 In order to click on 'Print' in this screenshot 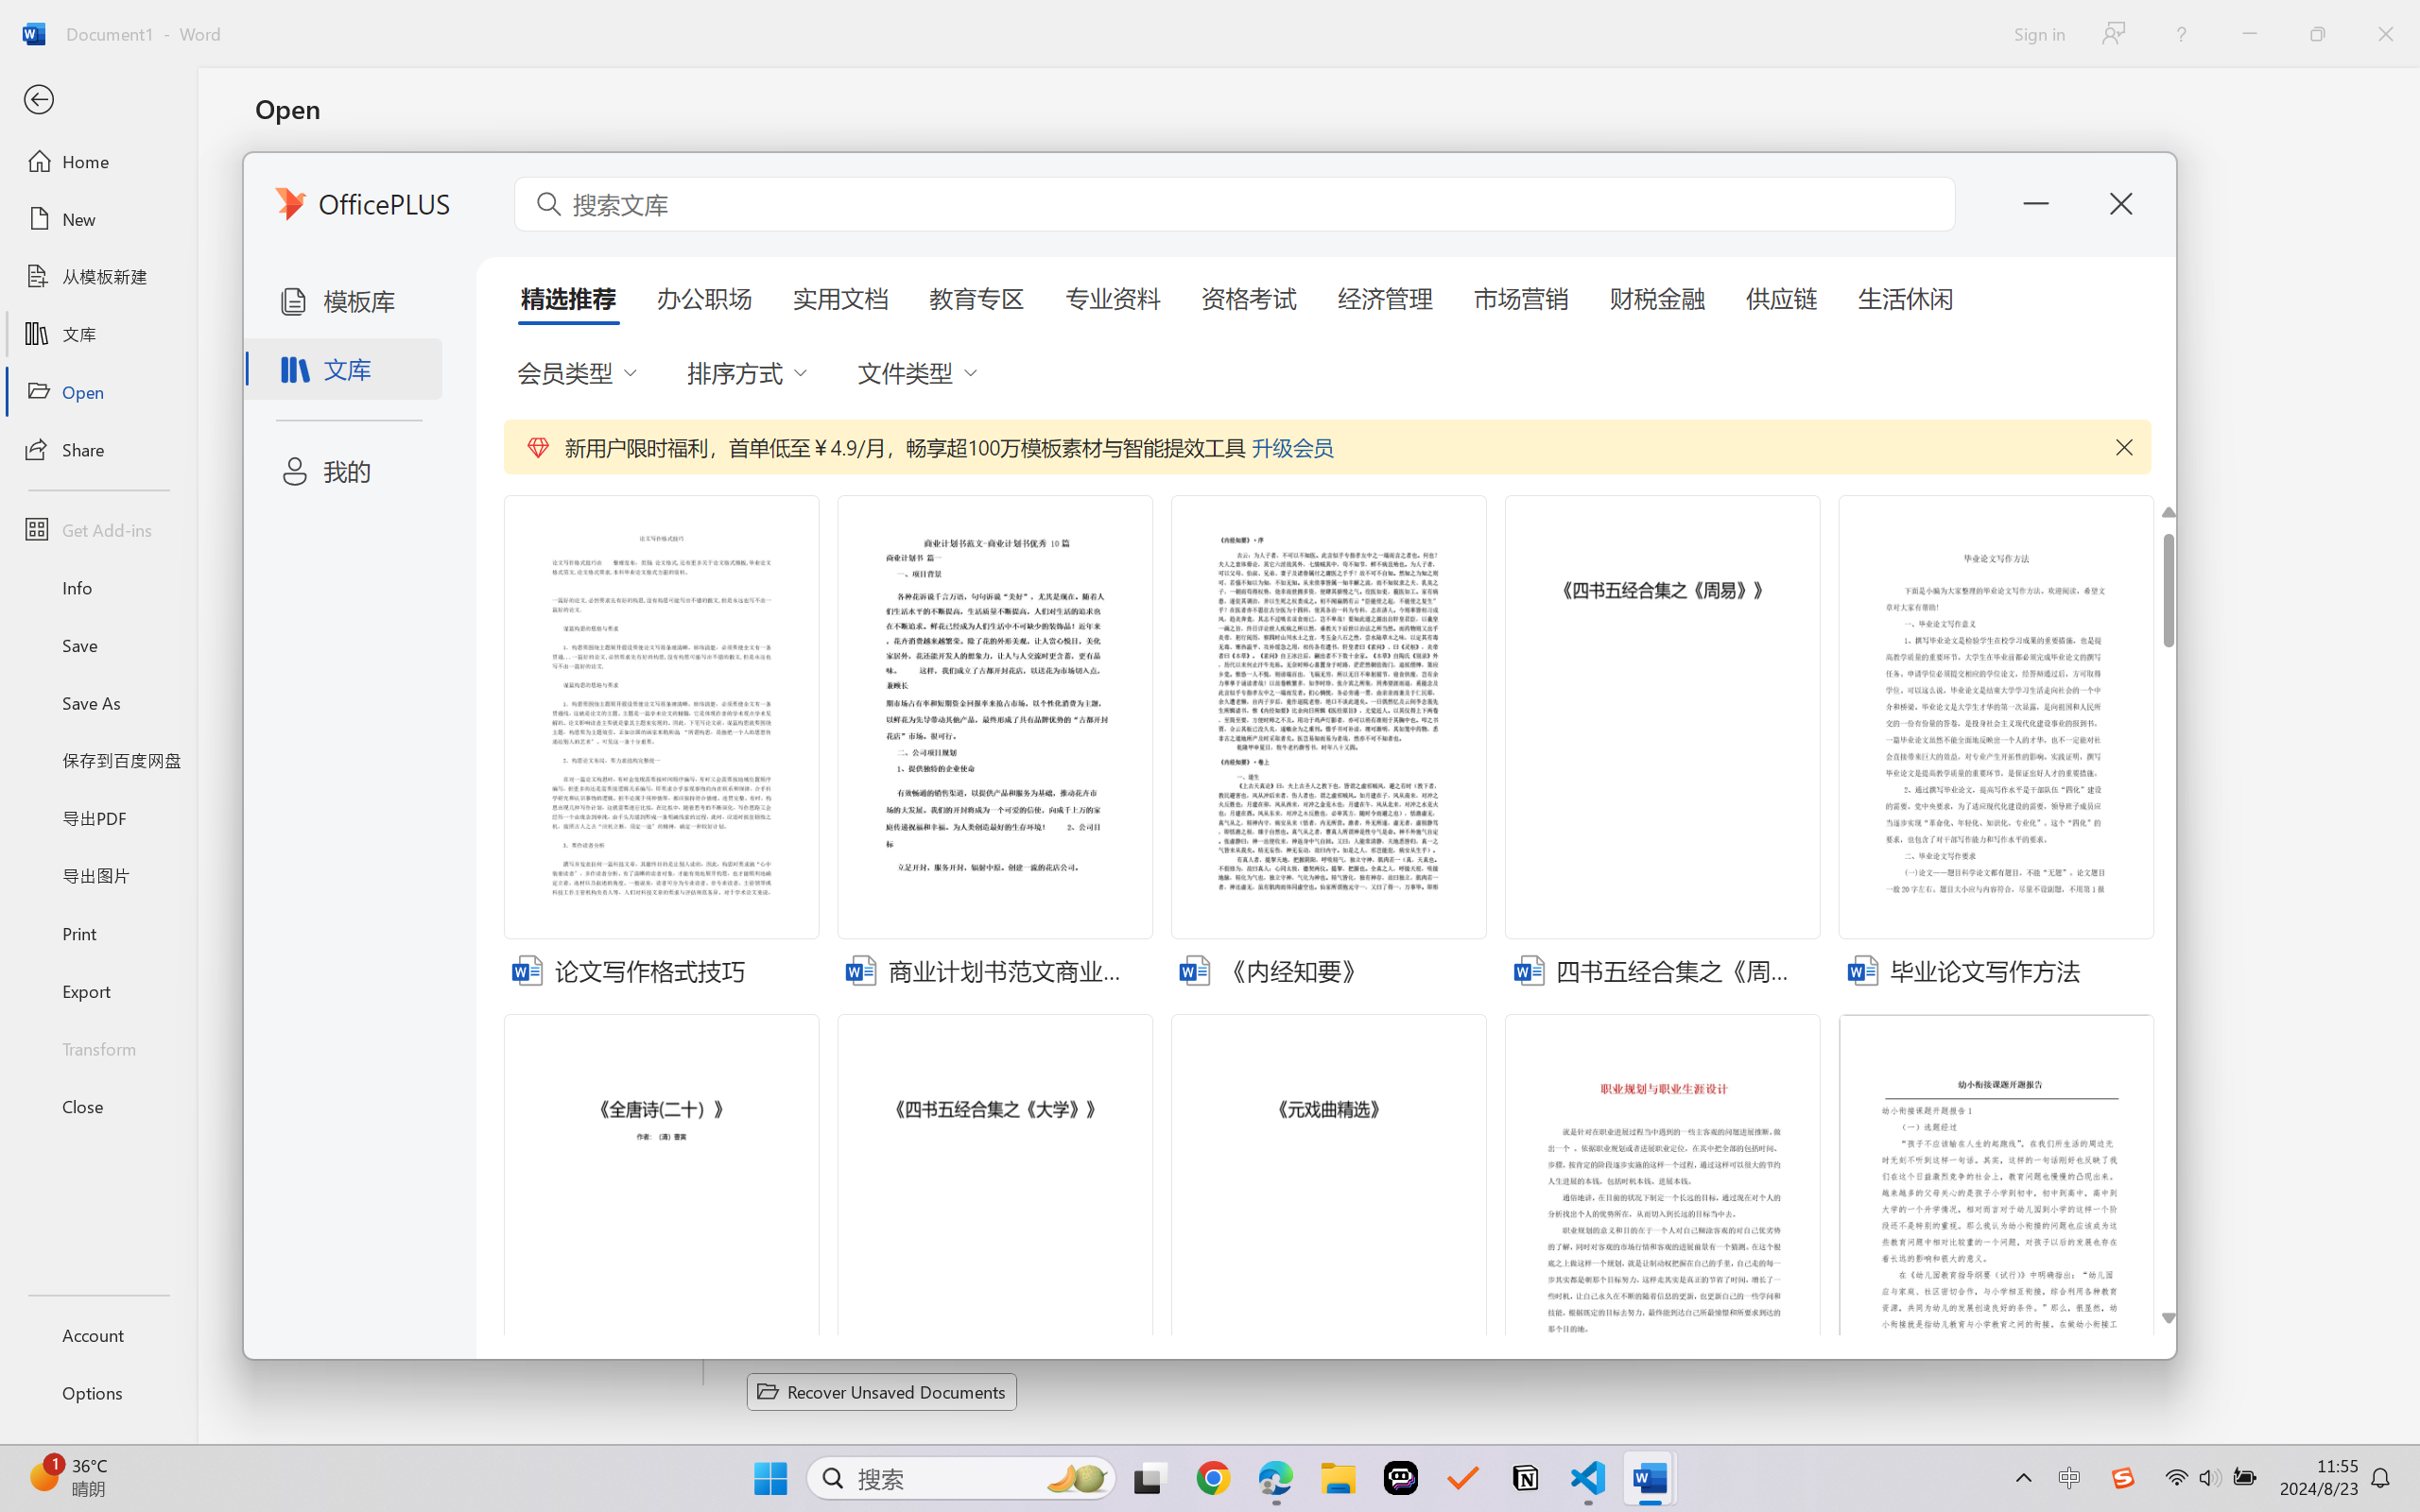, I will do `click(97, 933)`.